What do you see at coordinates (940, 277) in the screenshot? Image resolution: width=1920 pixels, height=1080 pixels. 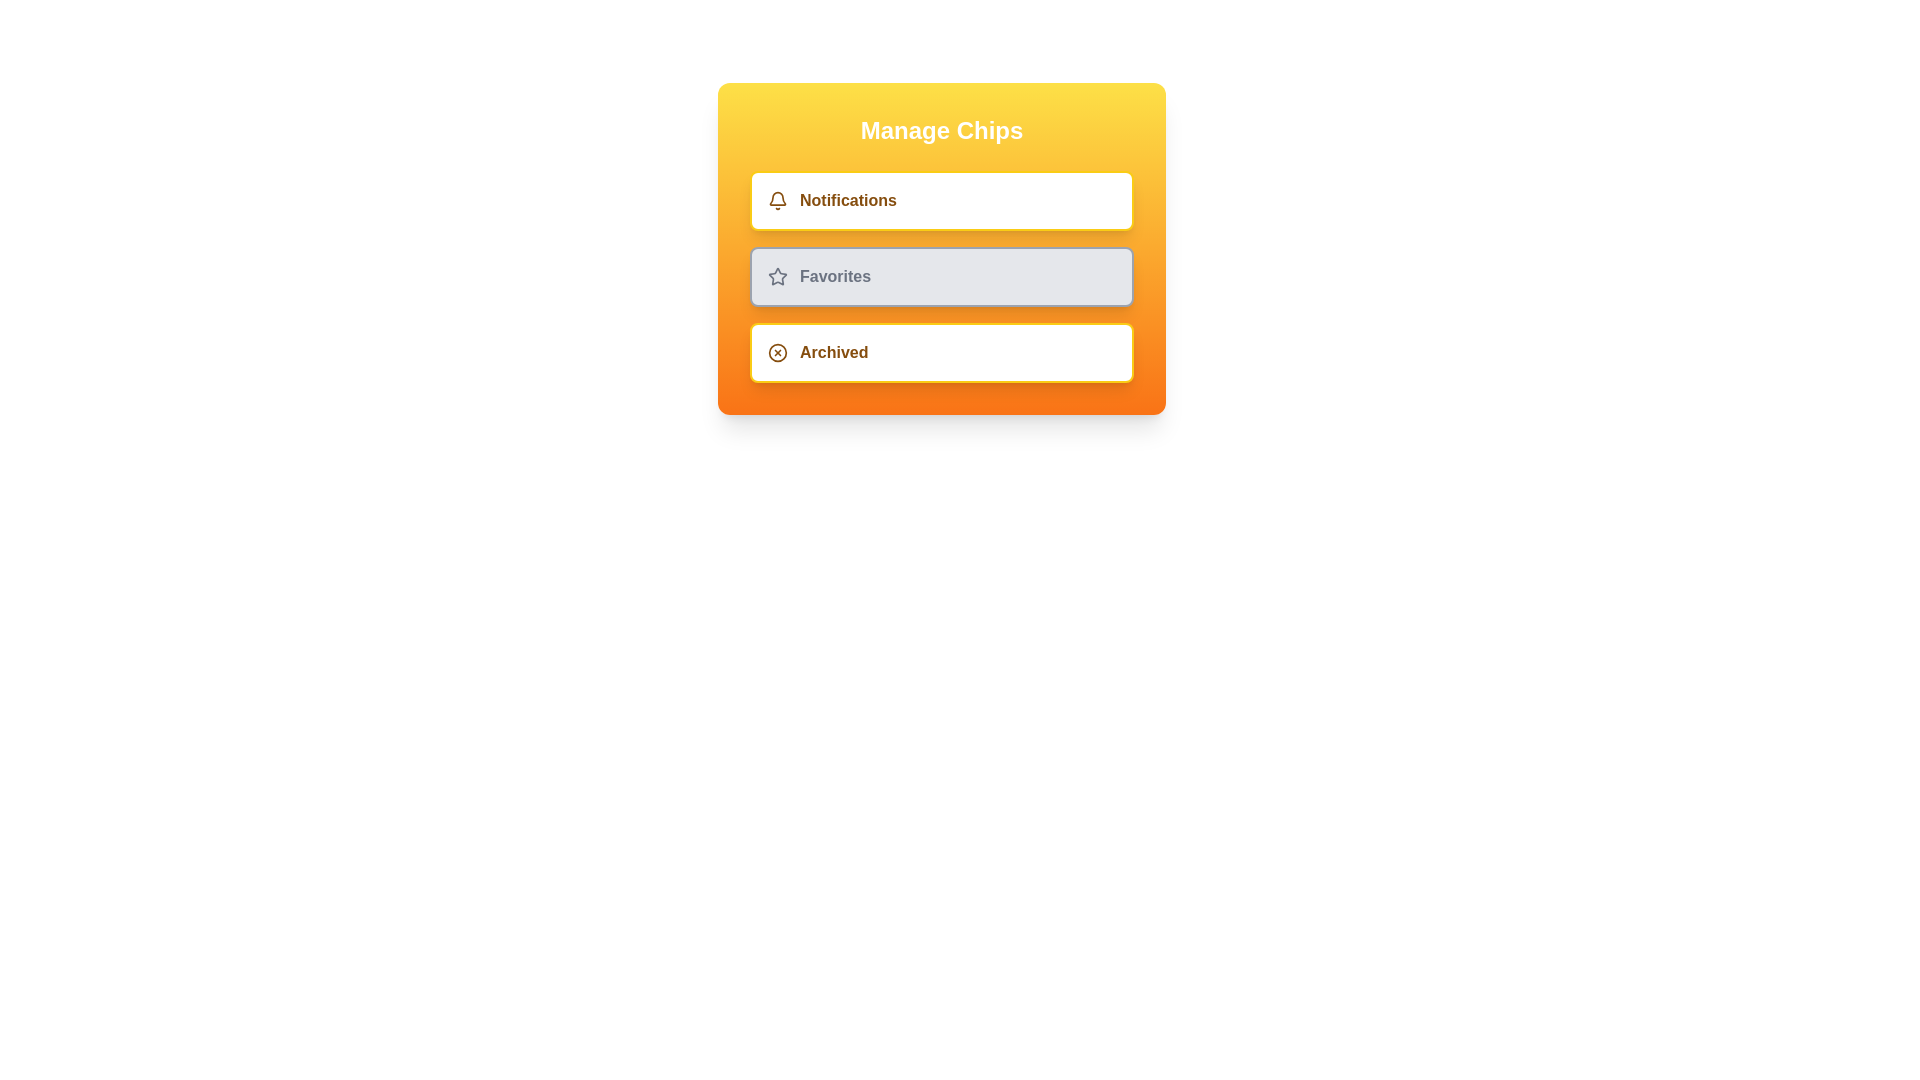 I see `the chip labeled Favorites to explore its hover effect` at bounding box center [940, 277].